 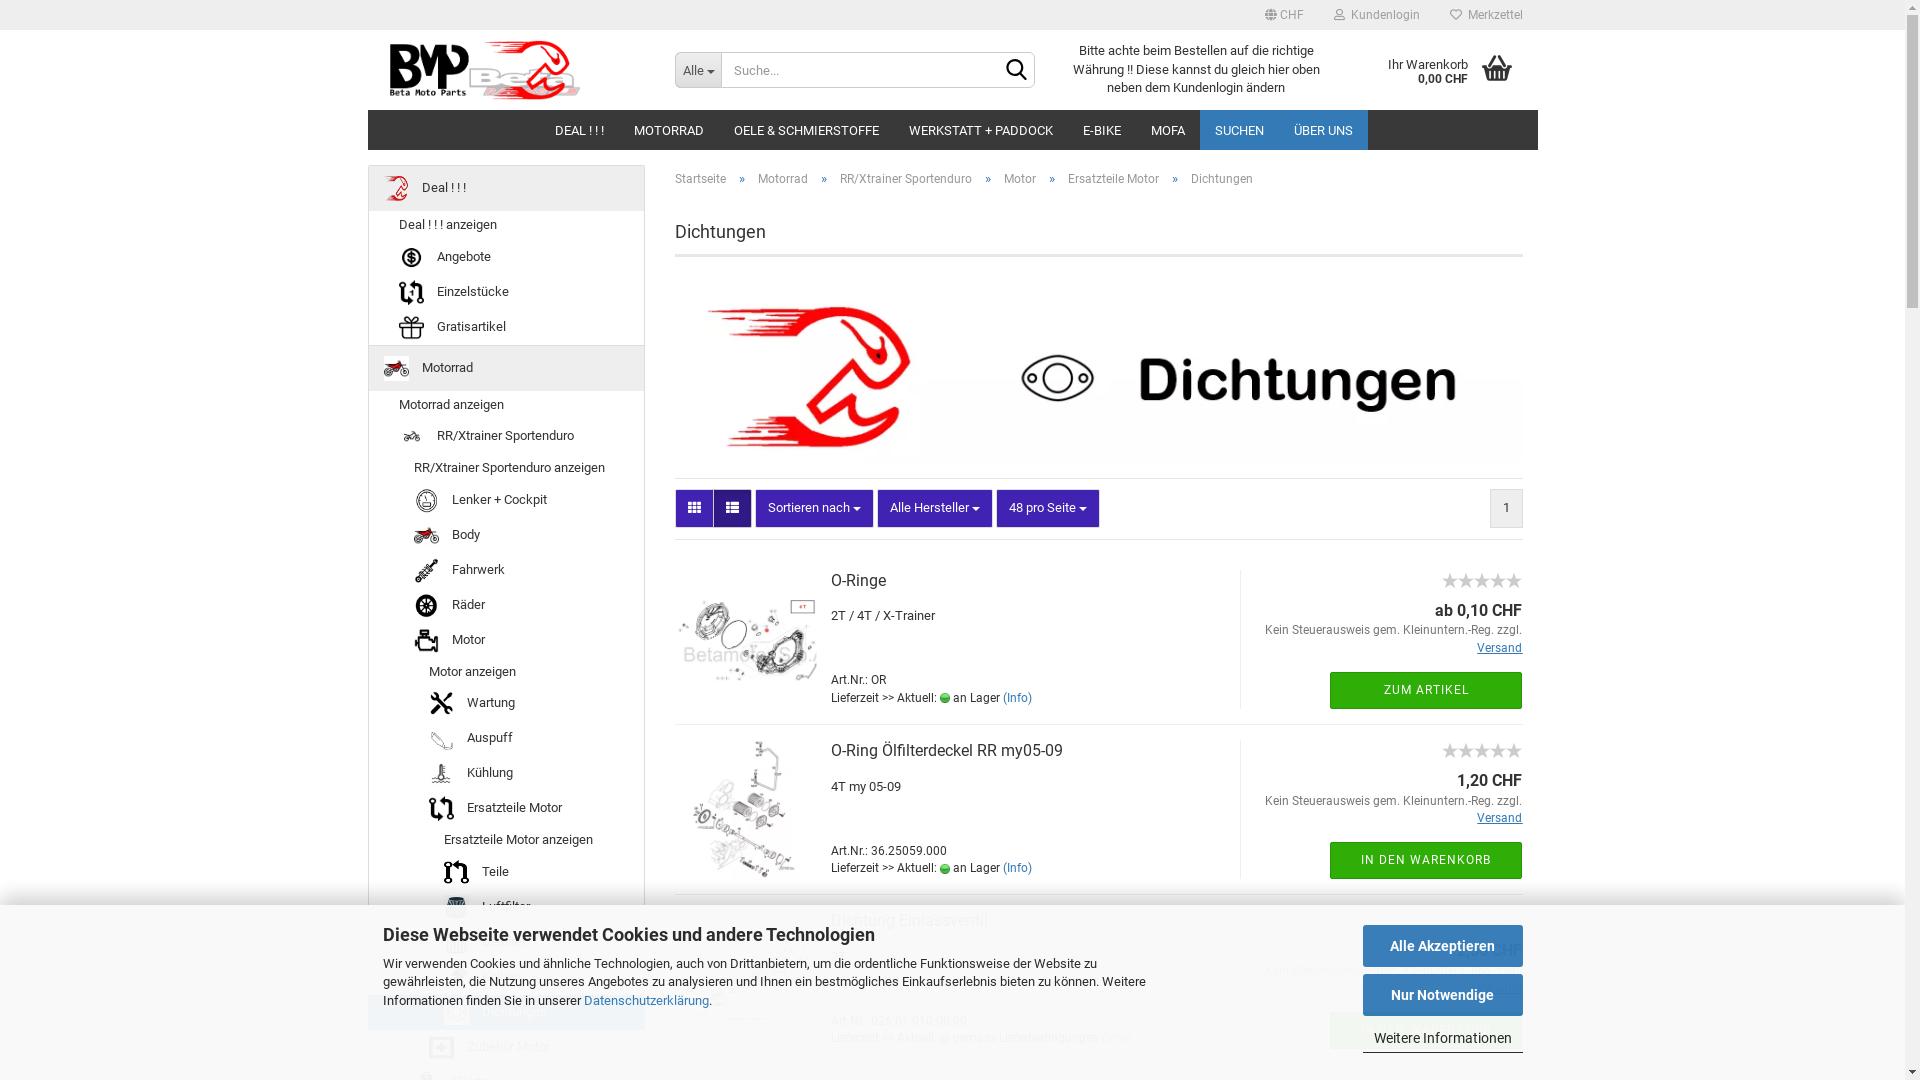 I want to click on 'Sortieren nach', so click(x=753, y=507).